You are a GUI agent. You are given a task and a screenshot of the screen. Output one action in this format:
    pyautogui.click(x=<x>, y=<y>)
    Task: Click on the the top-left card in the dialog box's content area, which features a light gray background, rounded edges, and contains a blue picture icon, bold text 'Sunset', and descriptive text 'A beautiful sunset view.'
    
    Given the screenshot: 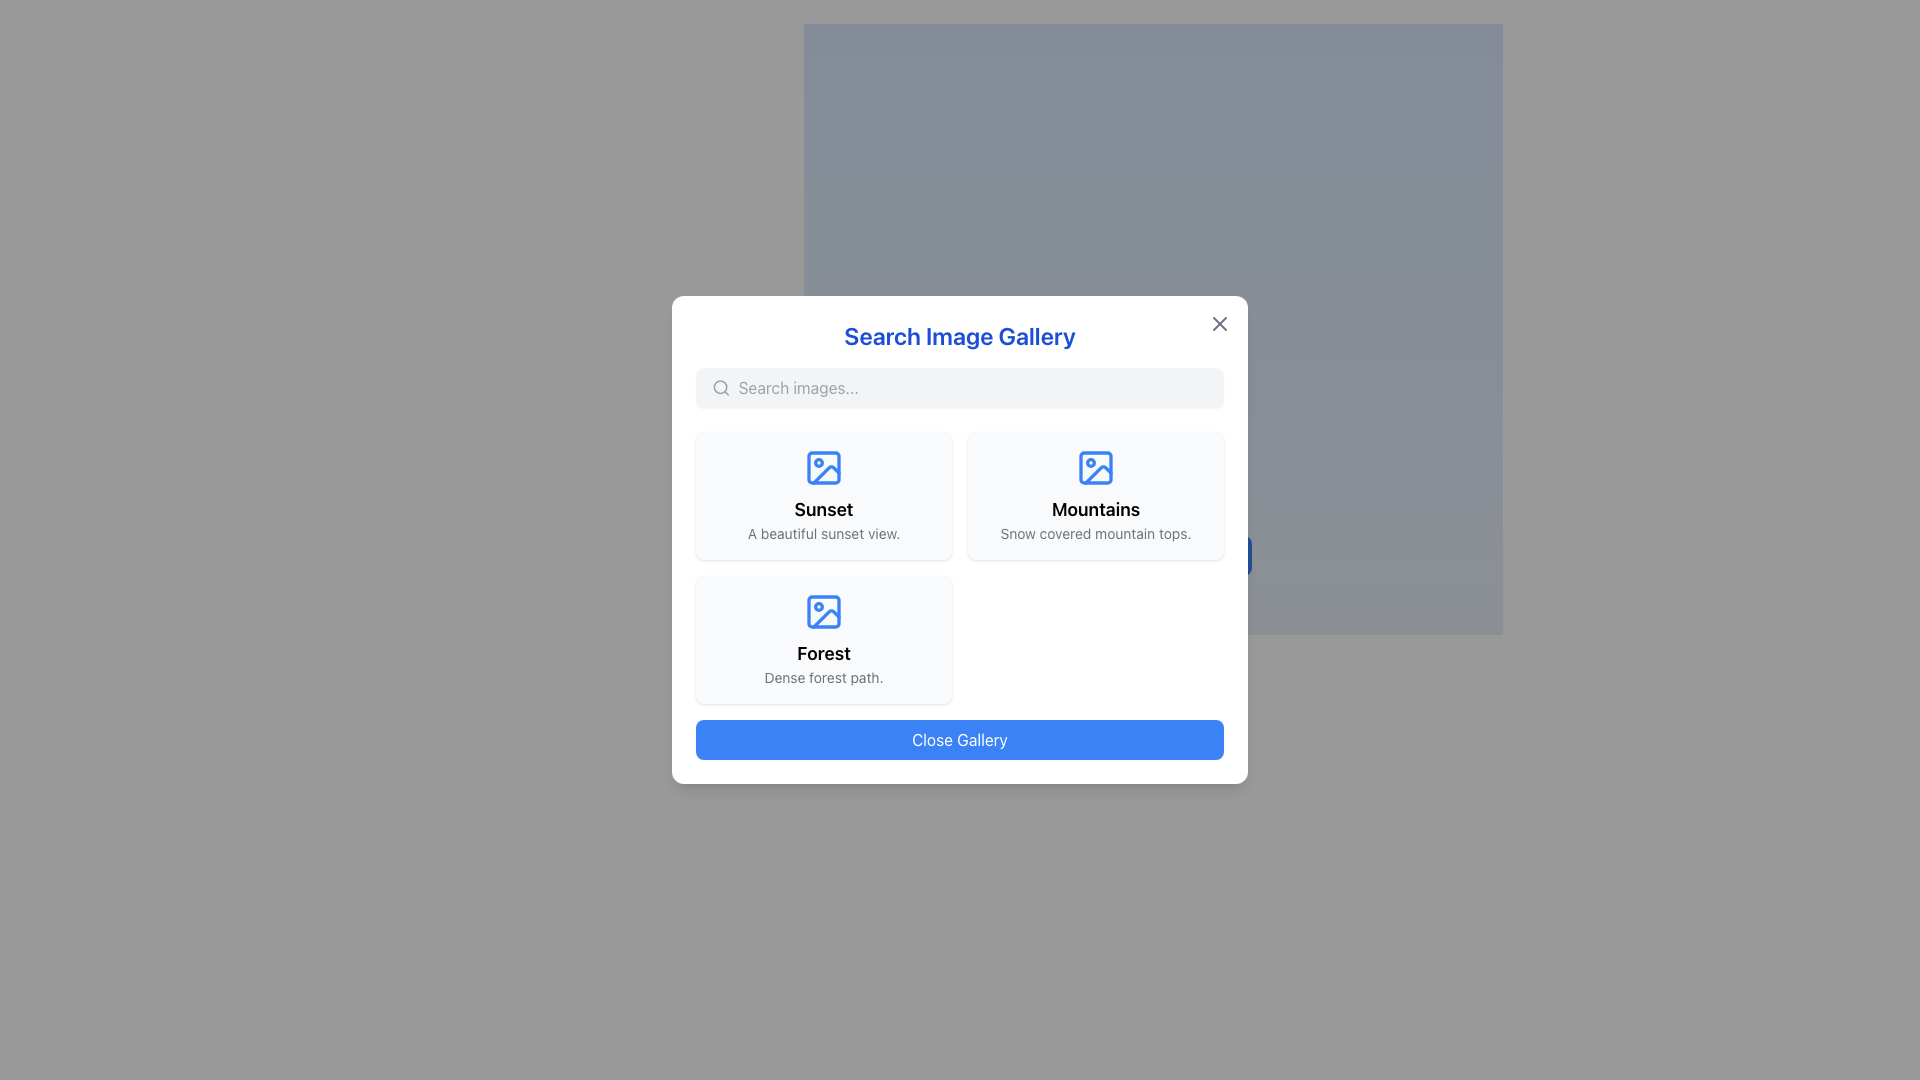 What is the action you would take?
    pyautogui.click(x=824, y=495)
    